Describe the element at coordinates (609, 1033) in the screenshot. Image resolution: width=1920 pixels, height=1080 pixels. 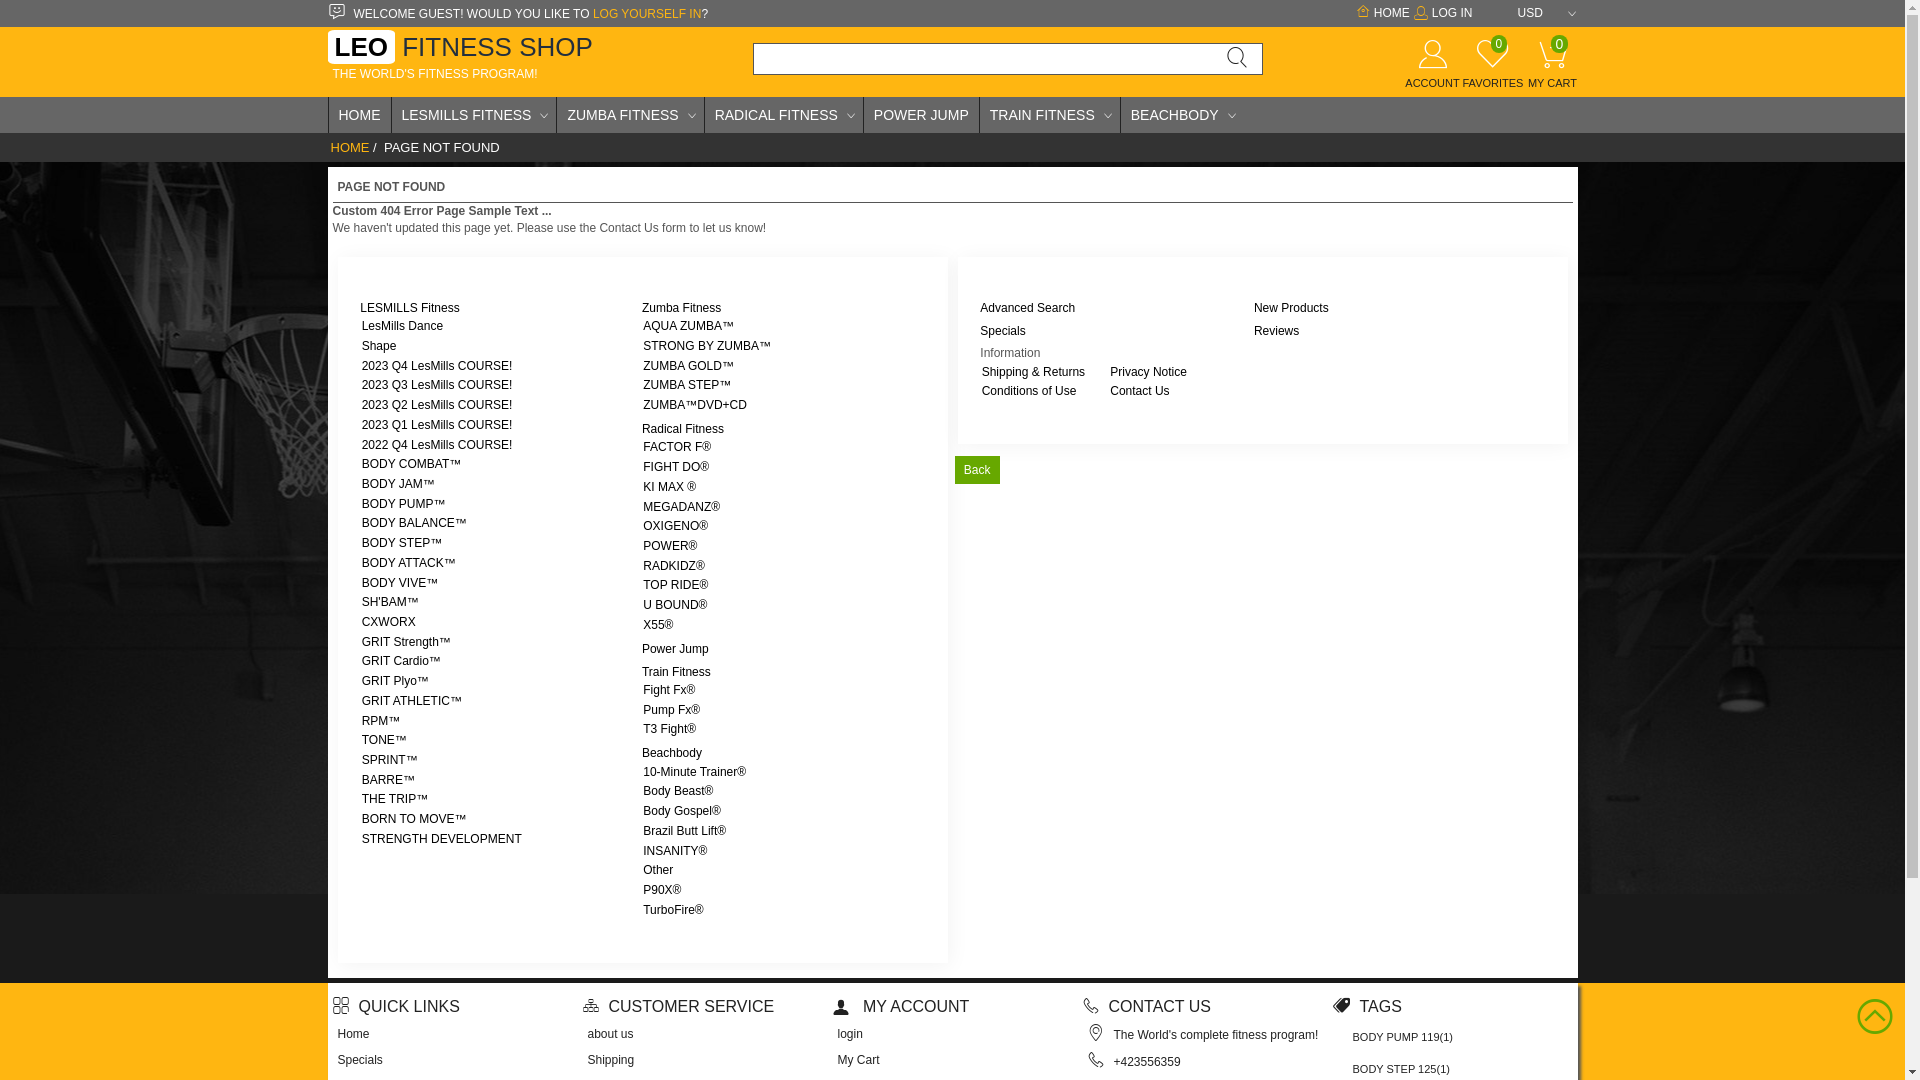
I see `'about us'` at that location.